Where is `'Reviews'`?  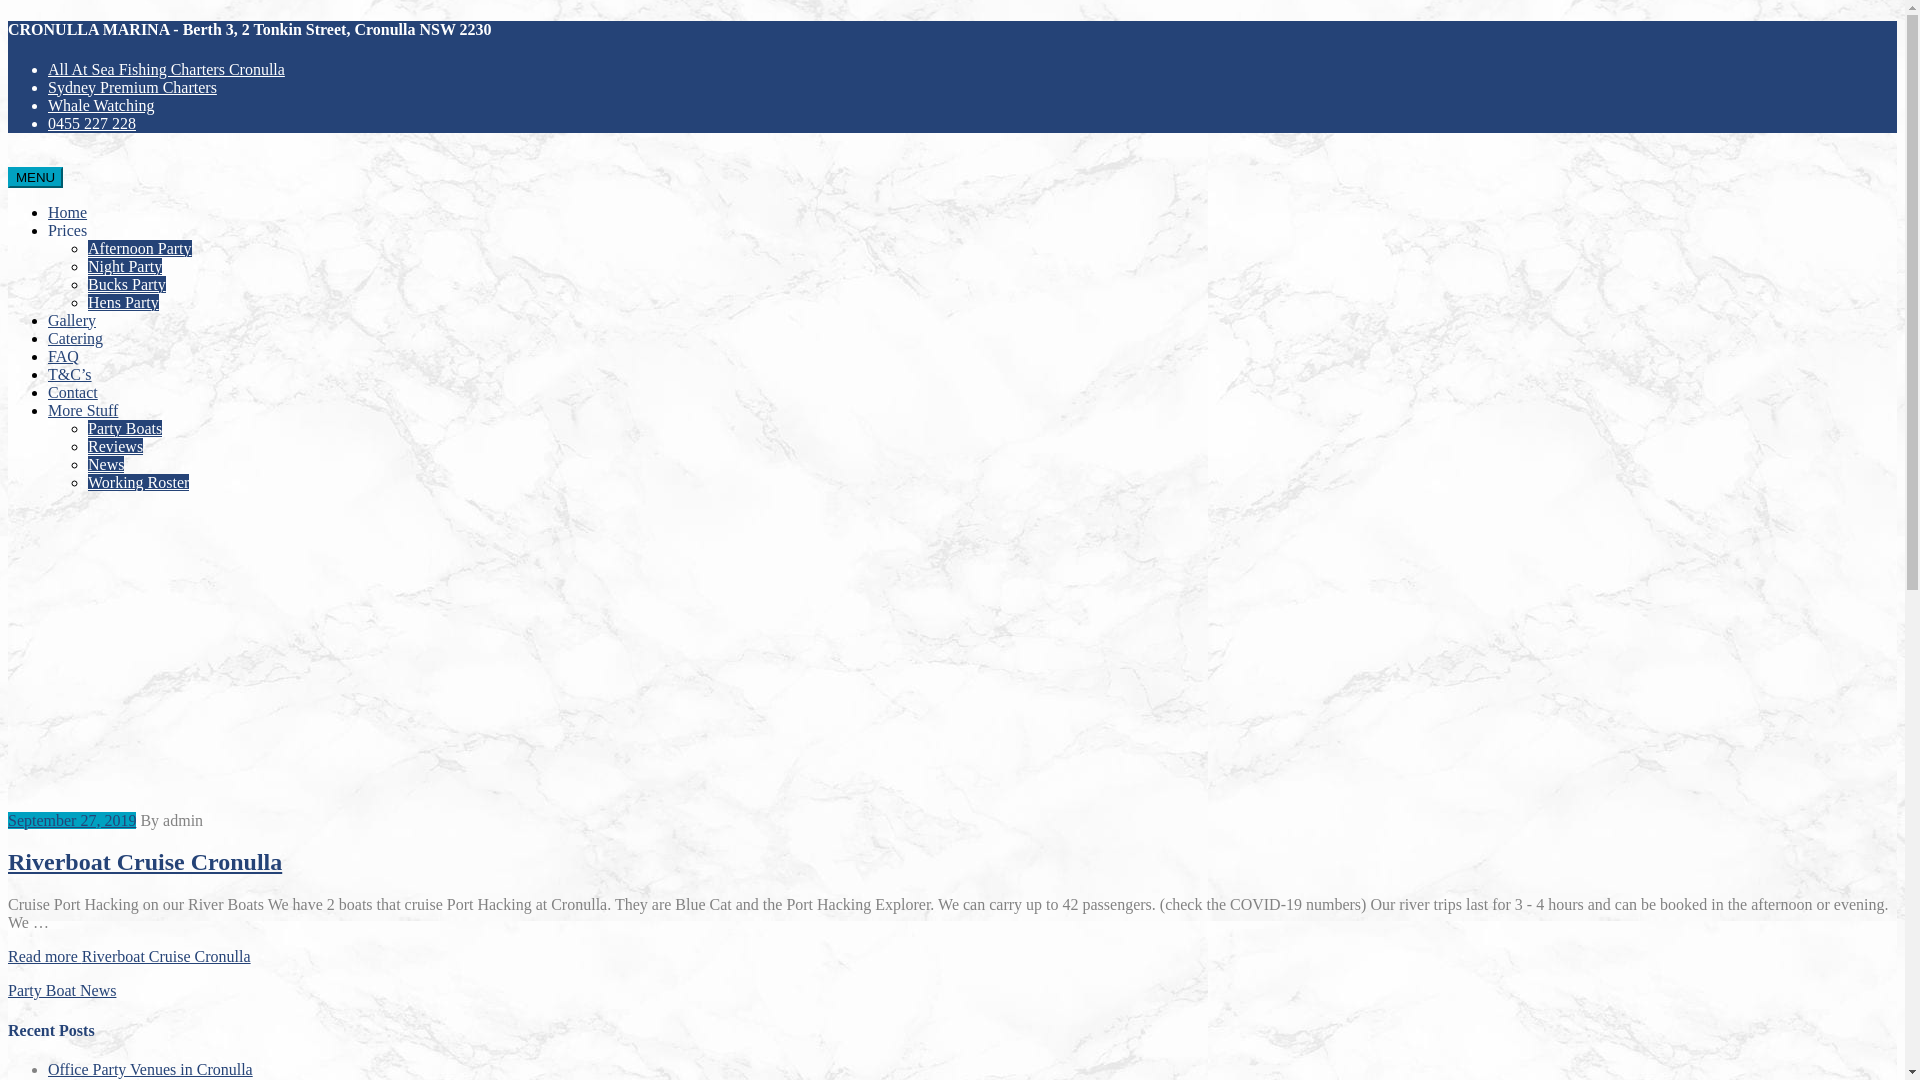
'Reviews' is located at coordinates (114, 445).